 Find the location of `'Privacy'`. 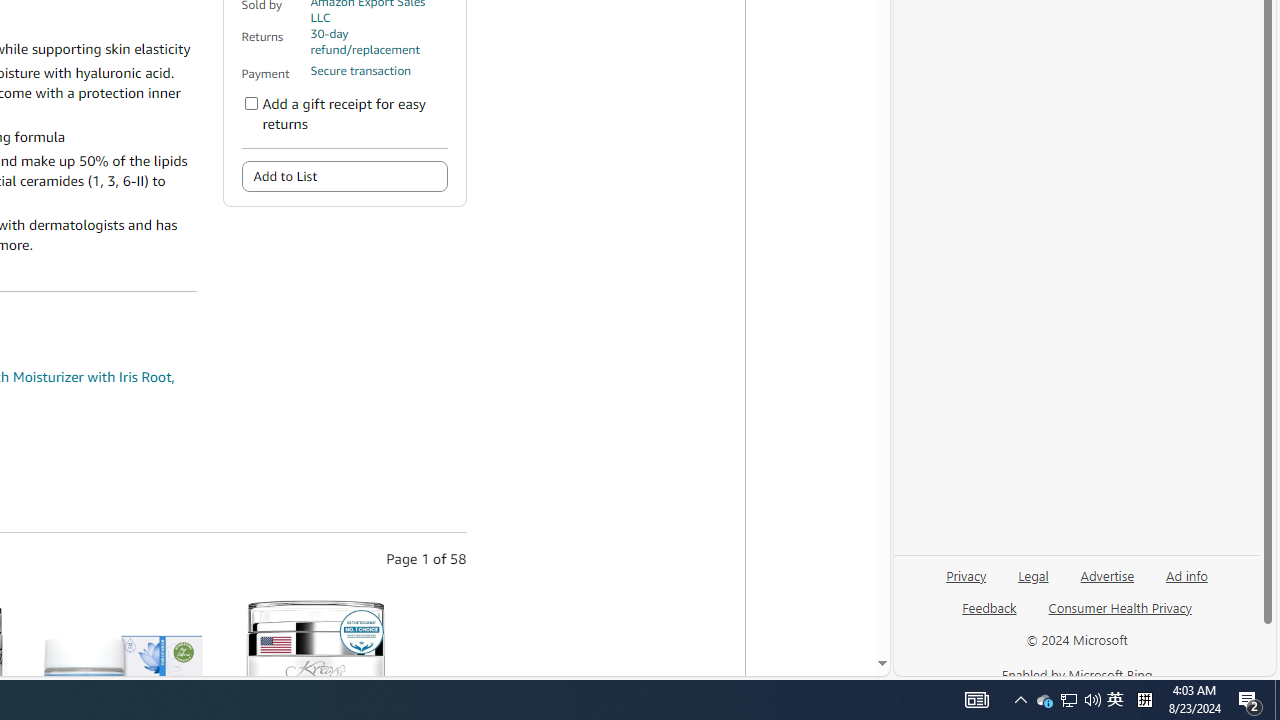

'Privacy' is located at coordinates (966, 574).